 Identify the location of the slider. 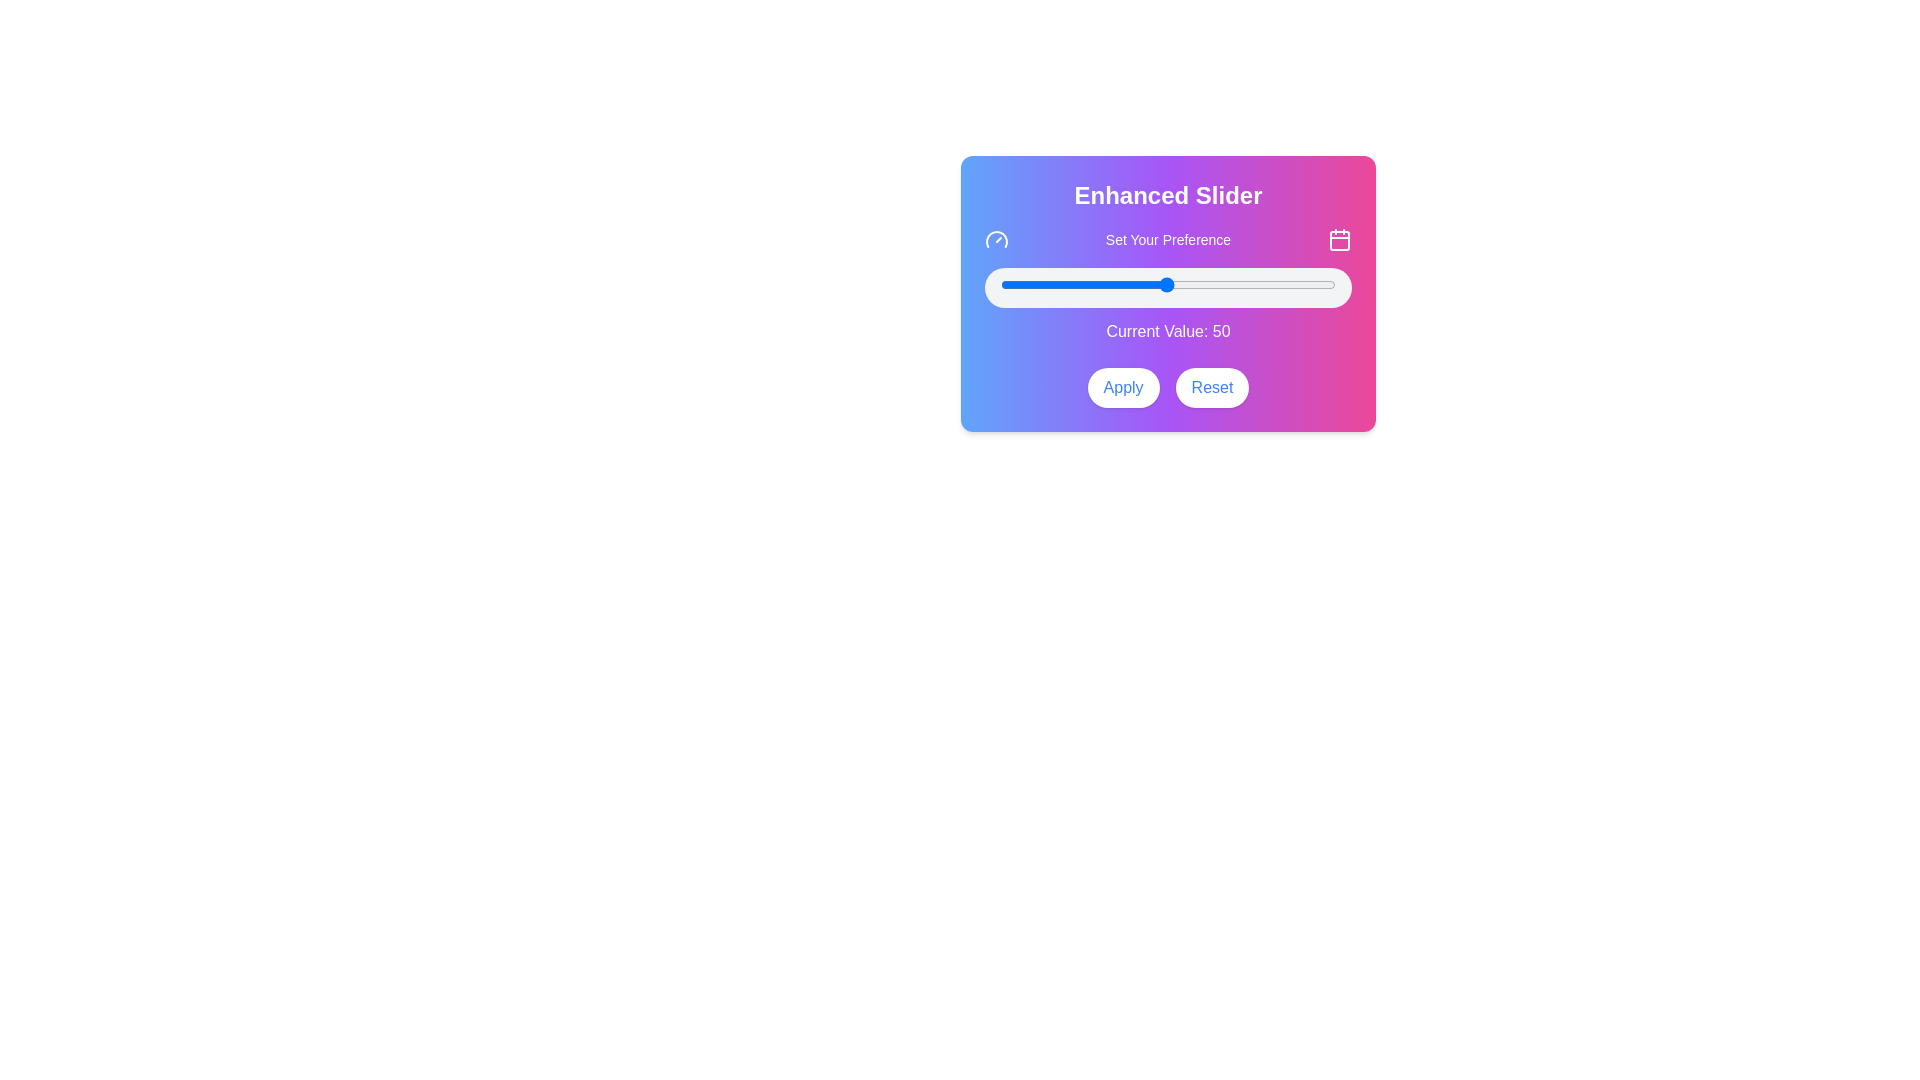
(1315, 285).